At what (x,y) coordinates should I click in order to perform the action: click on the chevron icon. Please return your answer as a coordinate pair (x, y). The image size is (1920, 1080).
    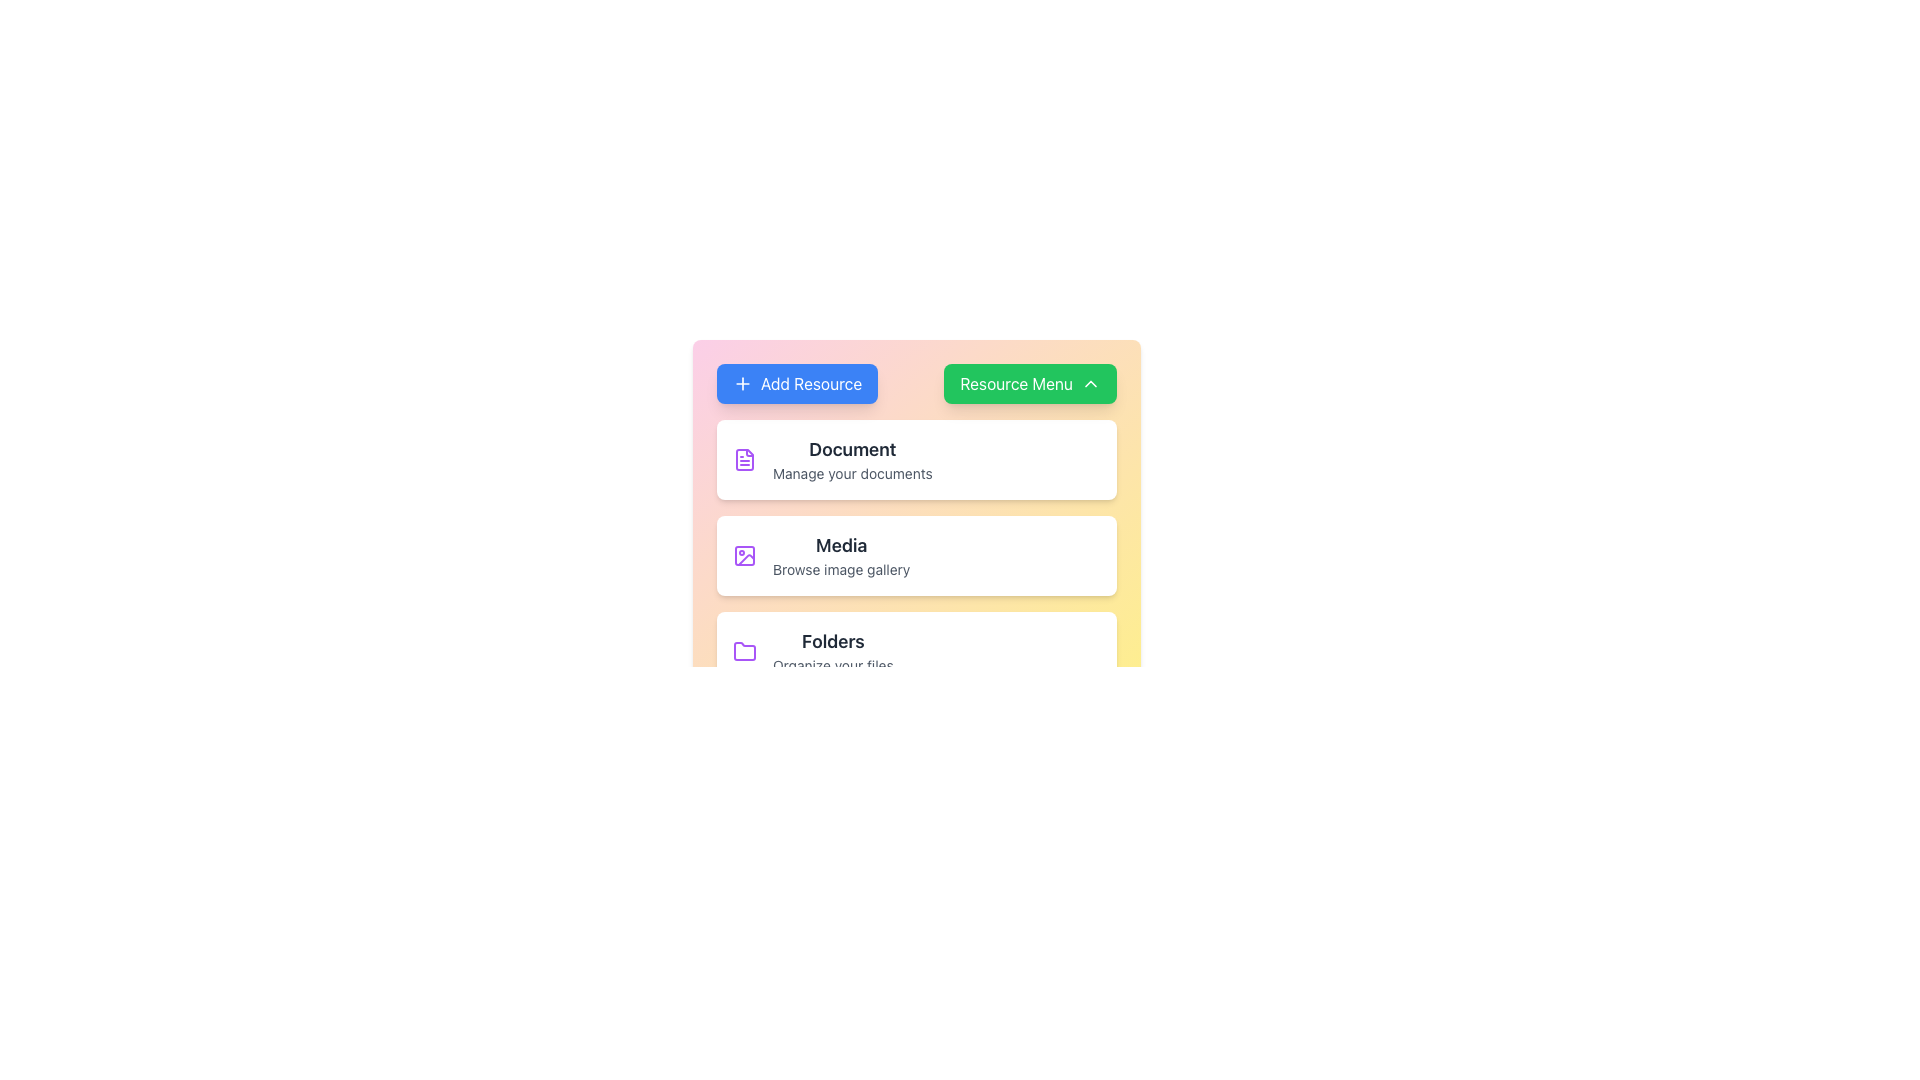
    Looking at the image, I should click on (1089, 384).